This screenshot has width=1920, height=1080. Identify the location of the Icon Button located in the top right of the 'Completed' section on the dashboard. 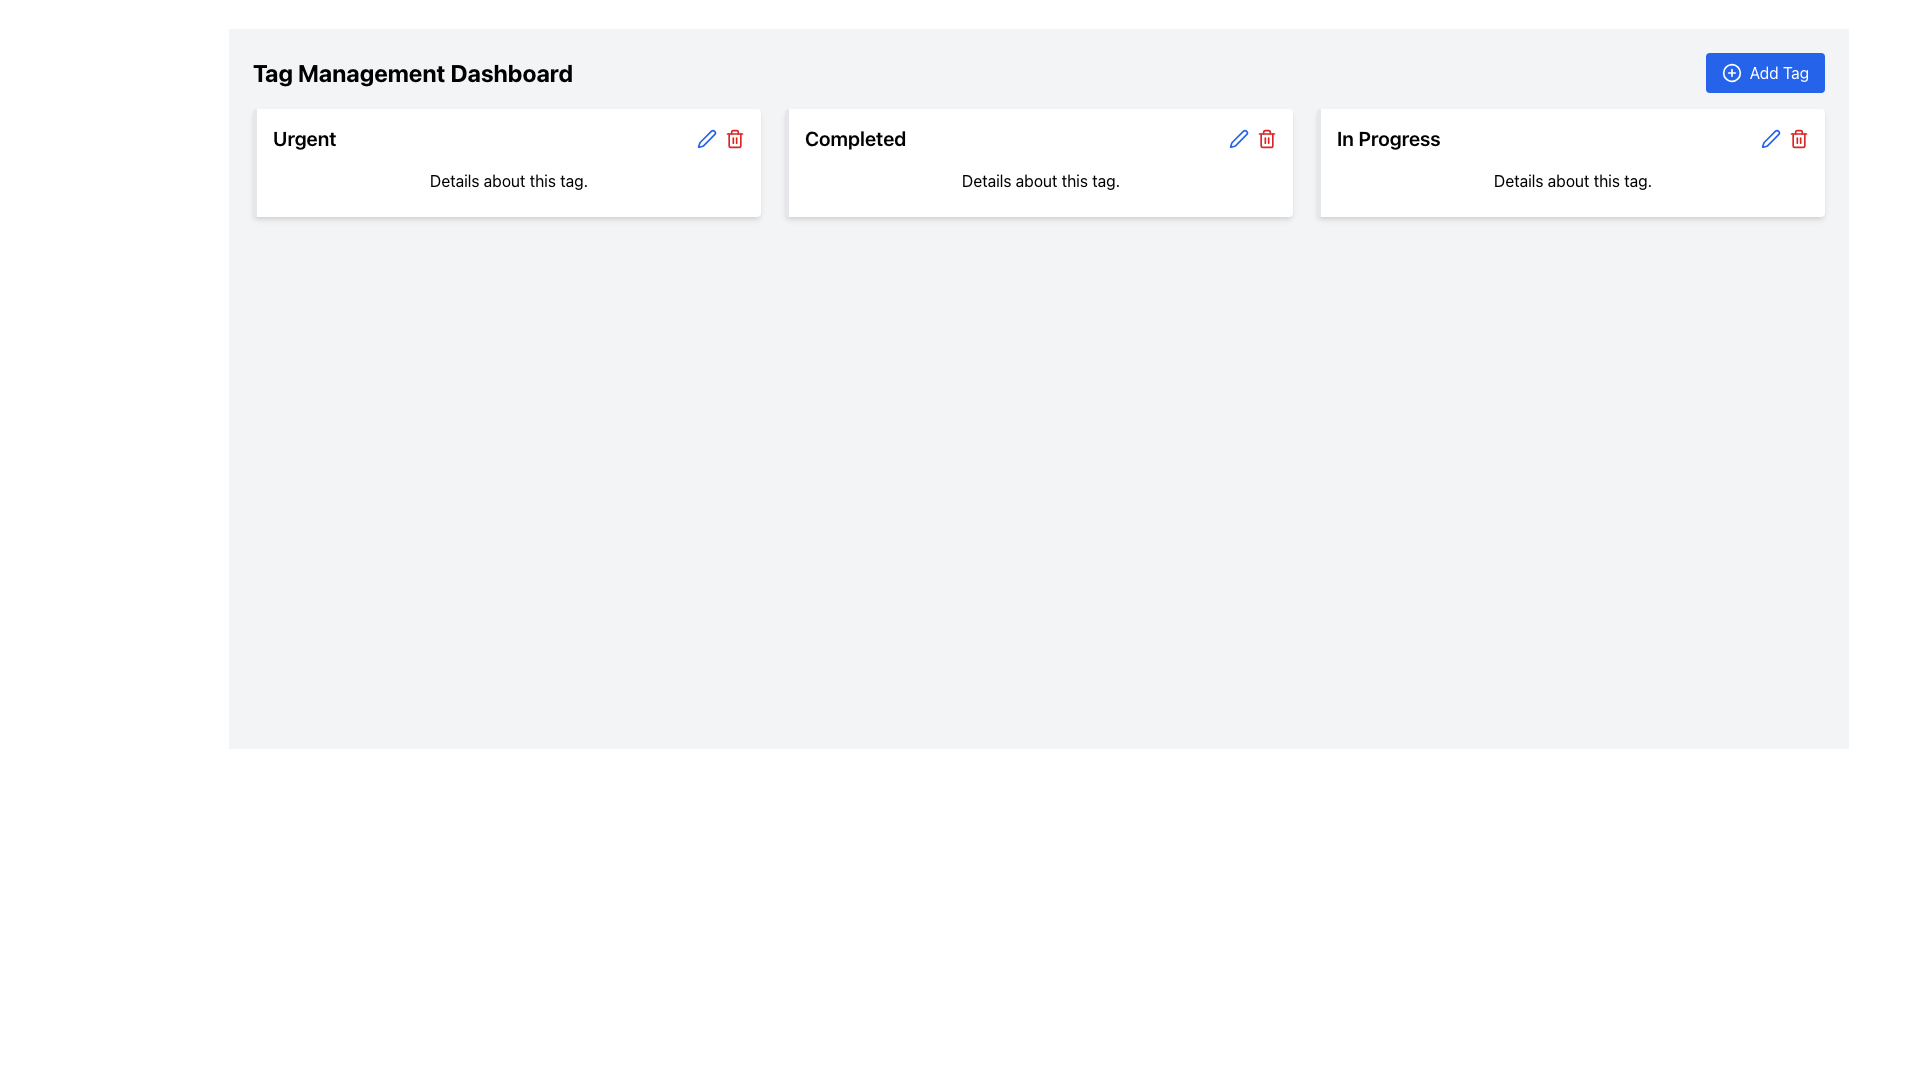
(1237, 137).